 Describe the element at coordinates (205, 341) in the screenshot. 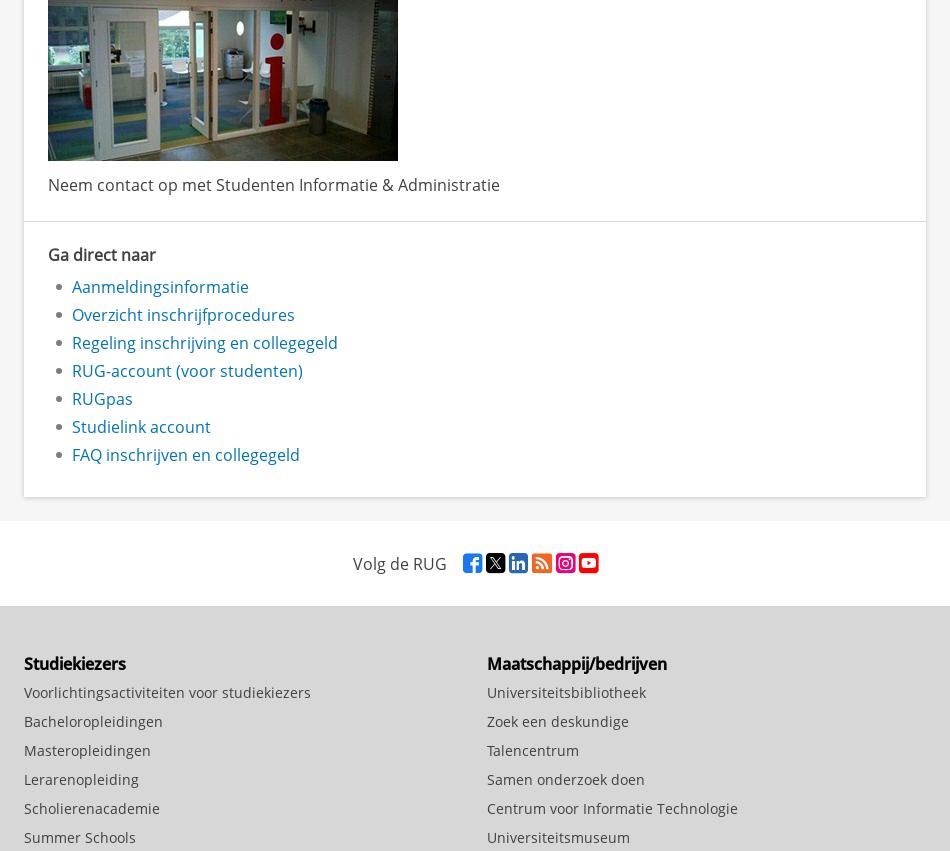

I see `'Regeling inschrijving en collegegeld'` at that location.